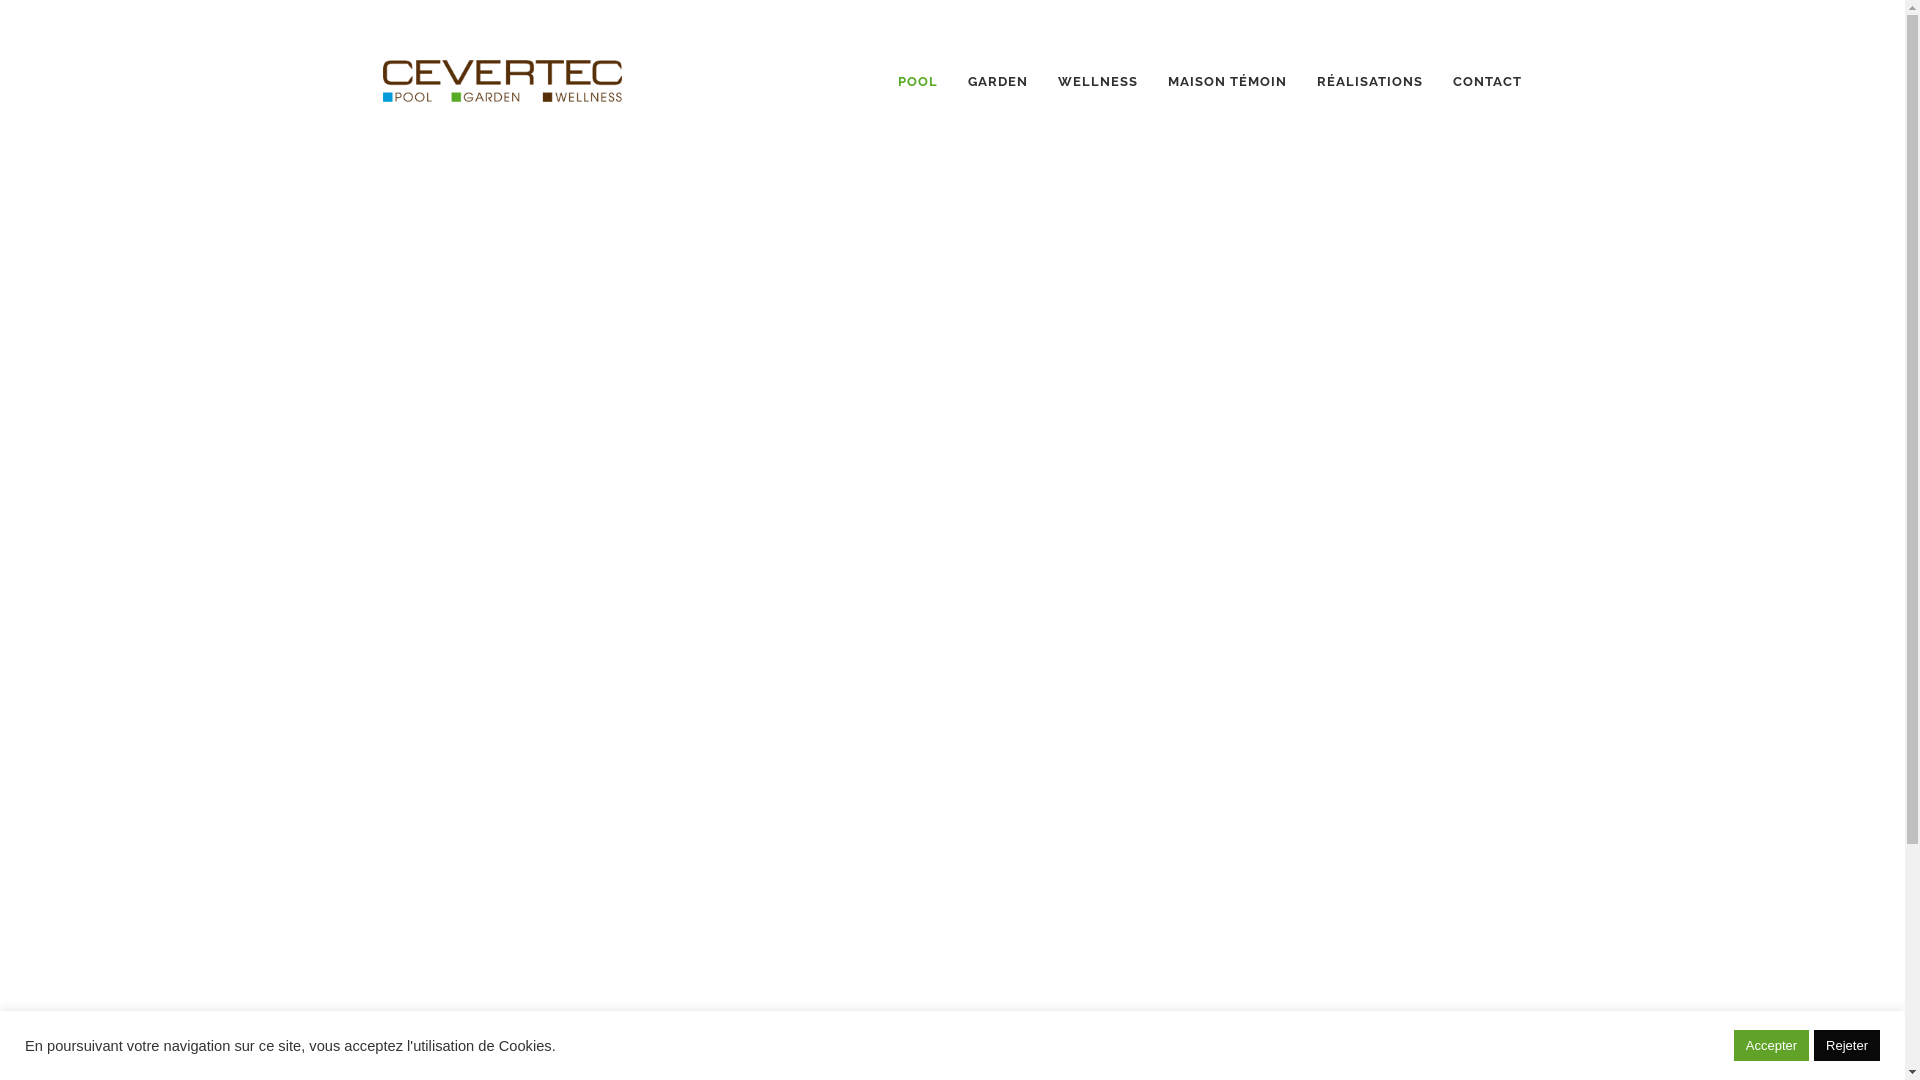  Describe the element at coordinates (1771, 1044) in the screenshot. I see `'Accepter'` at that location.